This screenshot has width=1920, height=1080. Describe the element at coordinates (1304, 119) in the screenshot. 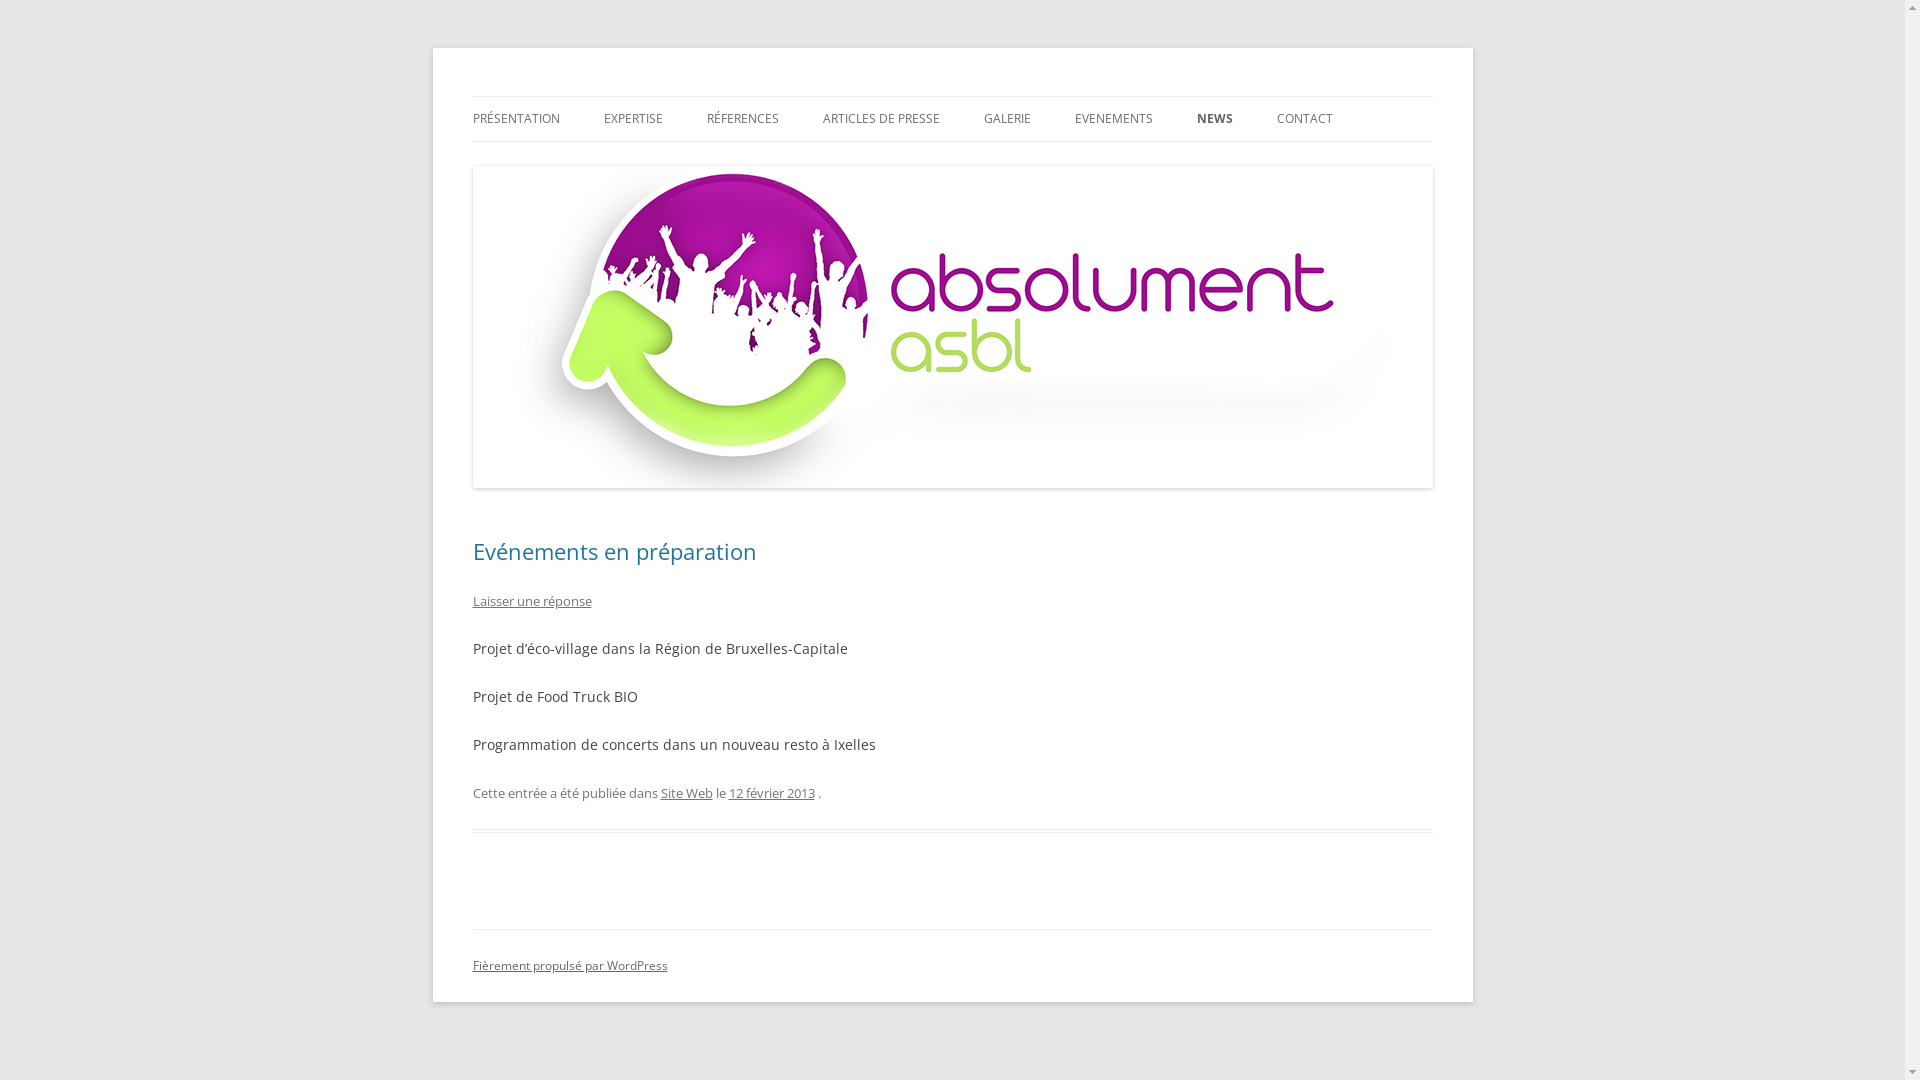

I see `'CONTACT'` at that location.